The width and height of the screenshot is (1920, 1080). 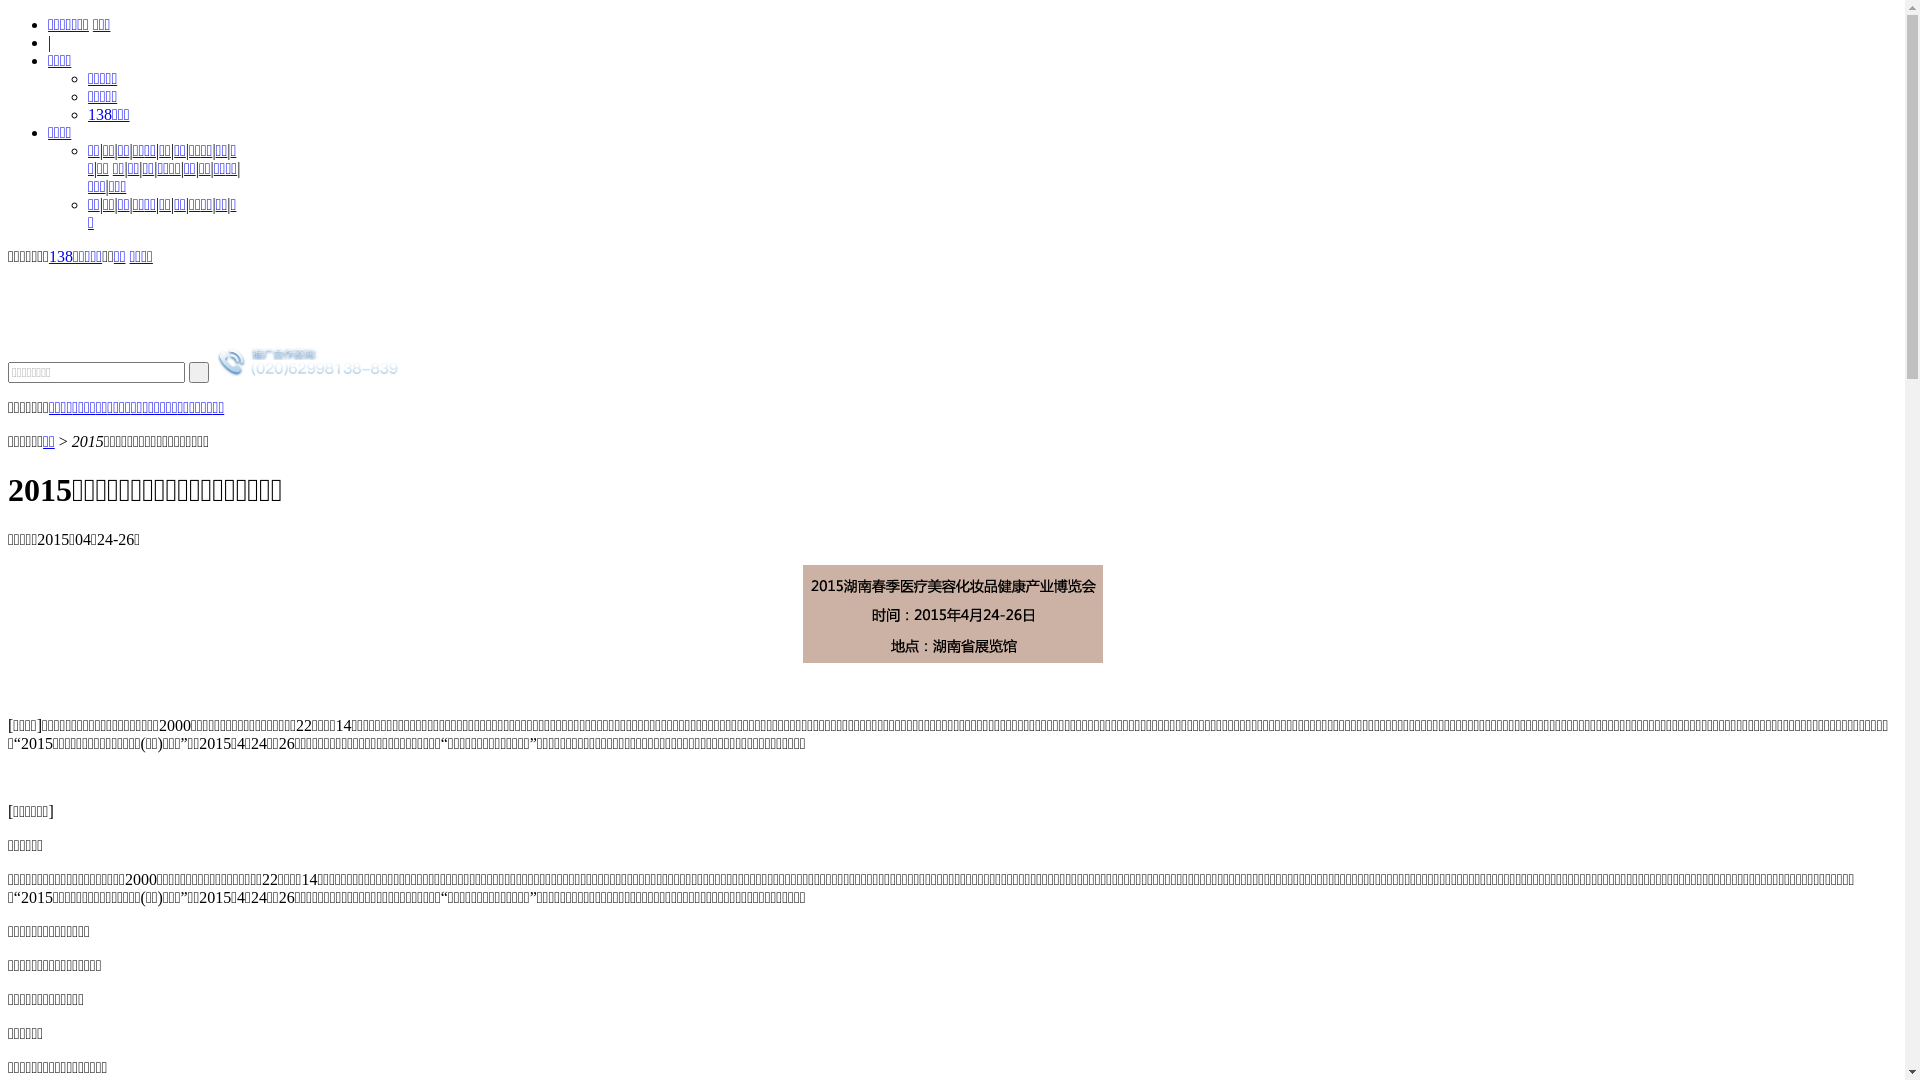 What do you see at coordinates (198, 372) in the screenshot?
I see `' '` at bounding box center [198, 372].